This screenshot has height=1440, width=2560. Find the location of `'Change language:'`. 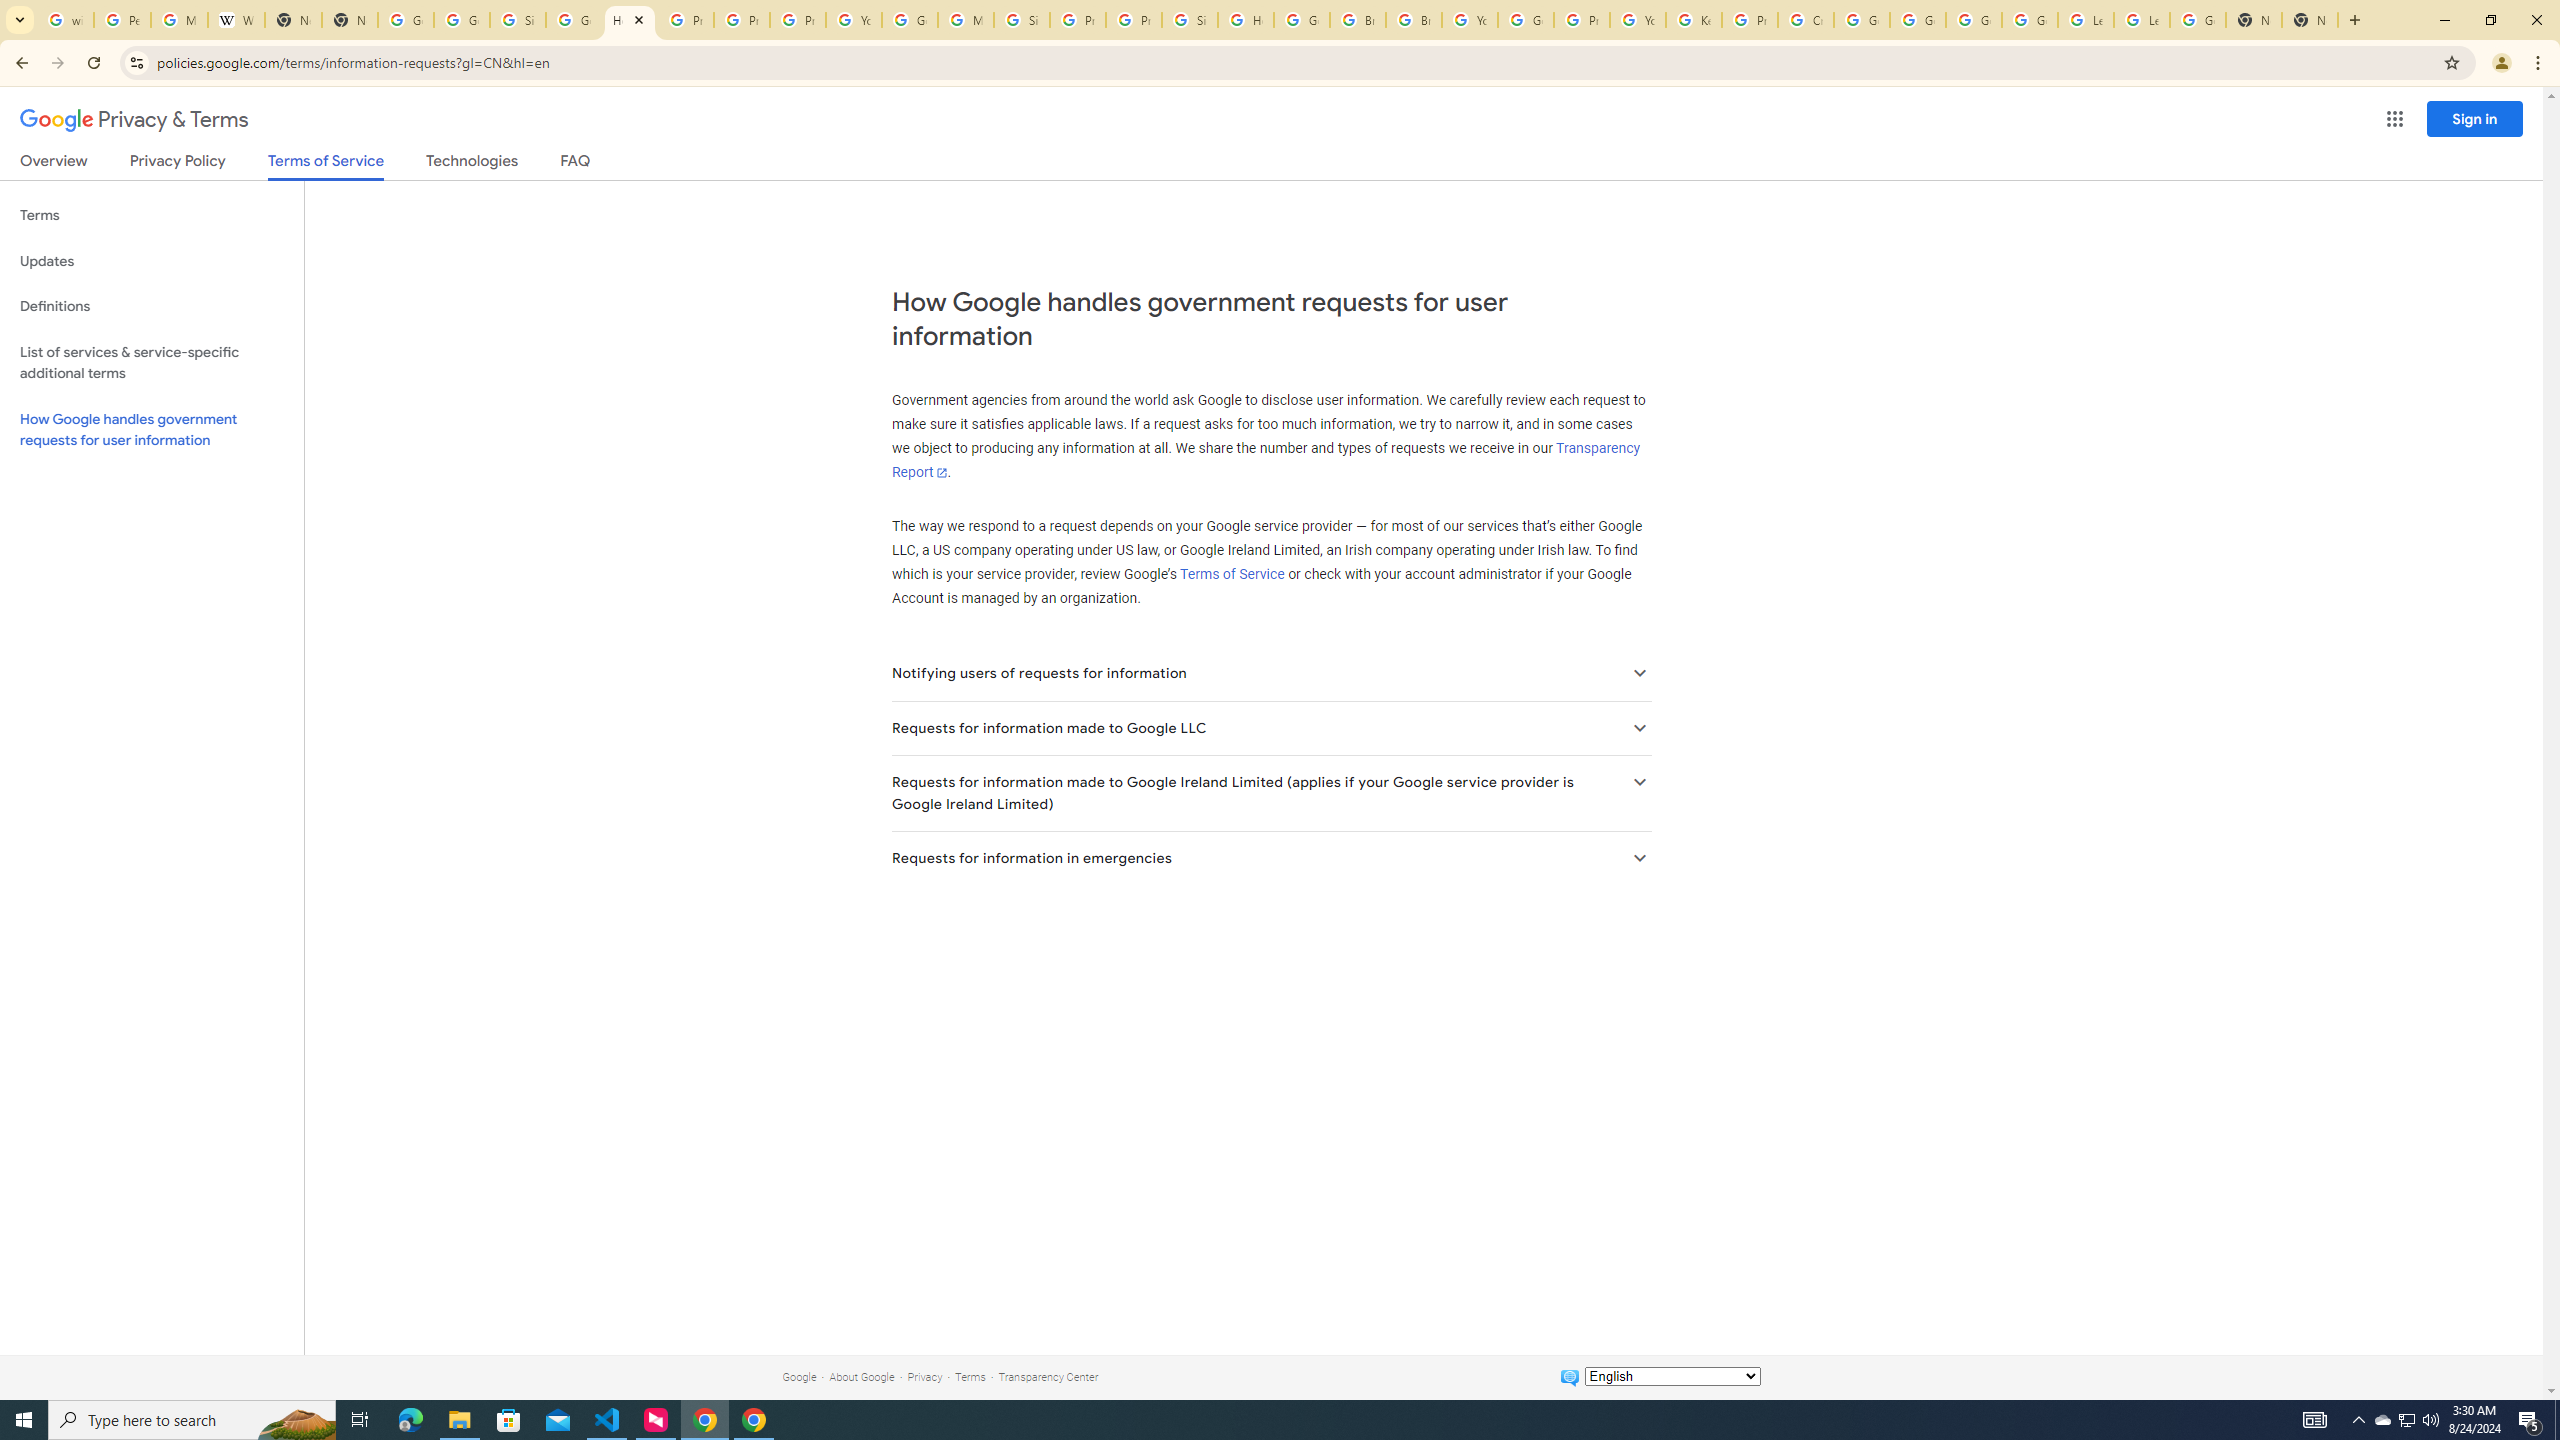

'Change language:' is located at coordinates (1671, 1374).